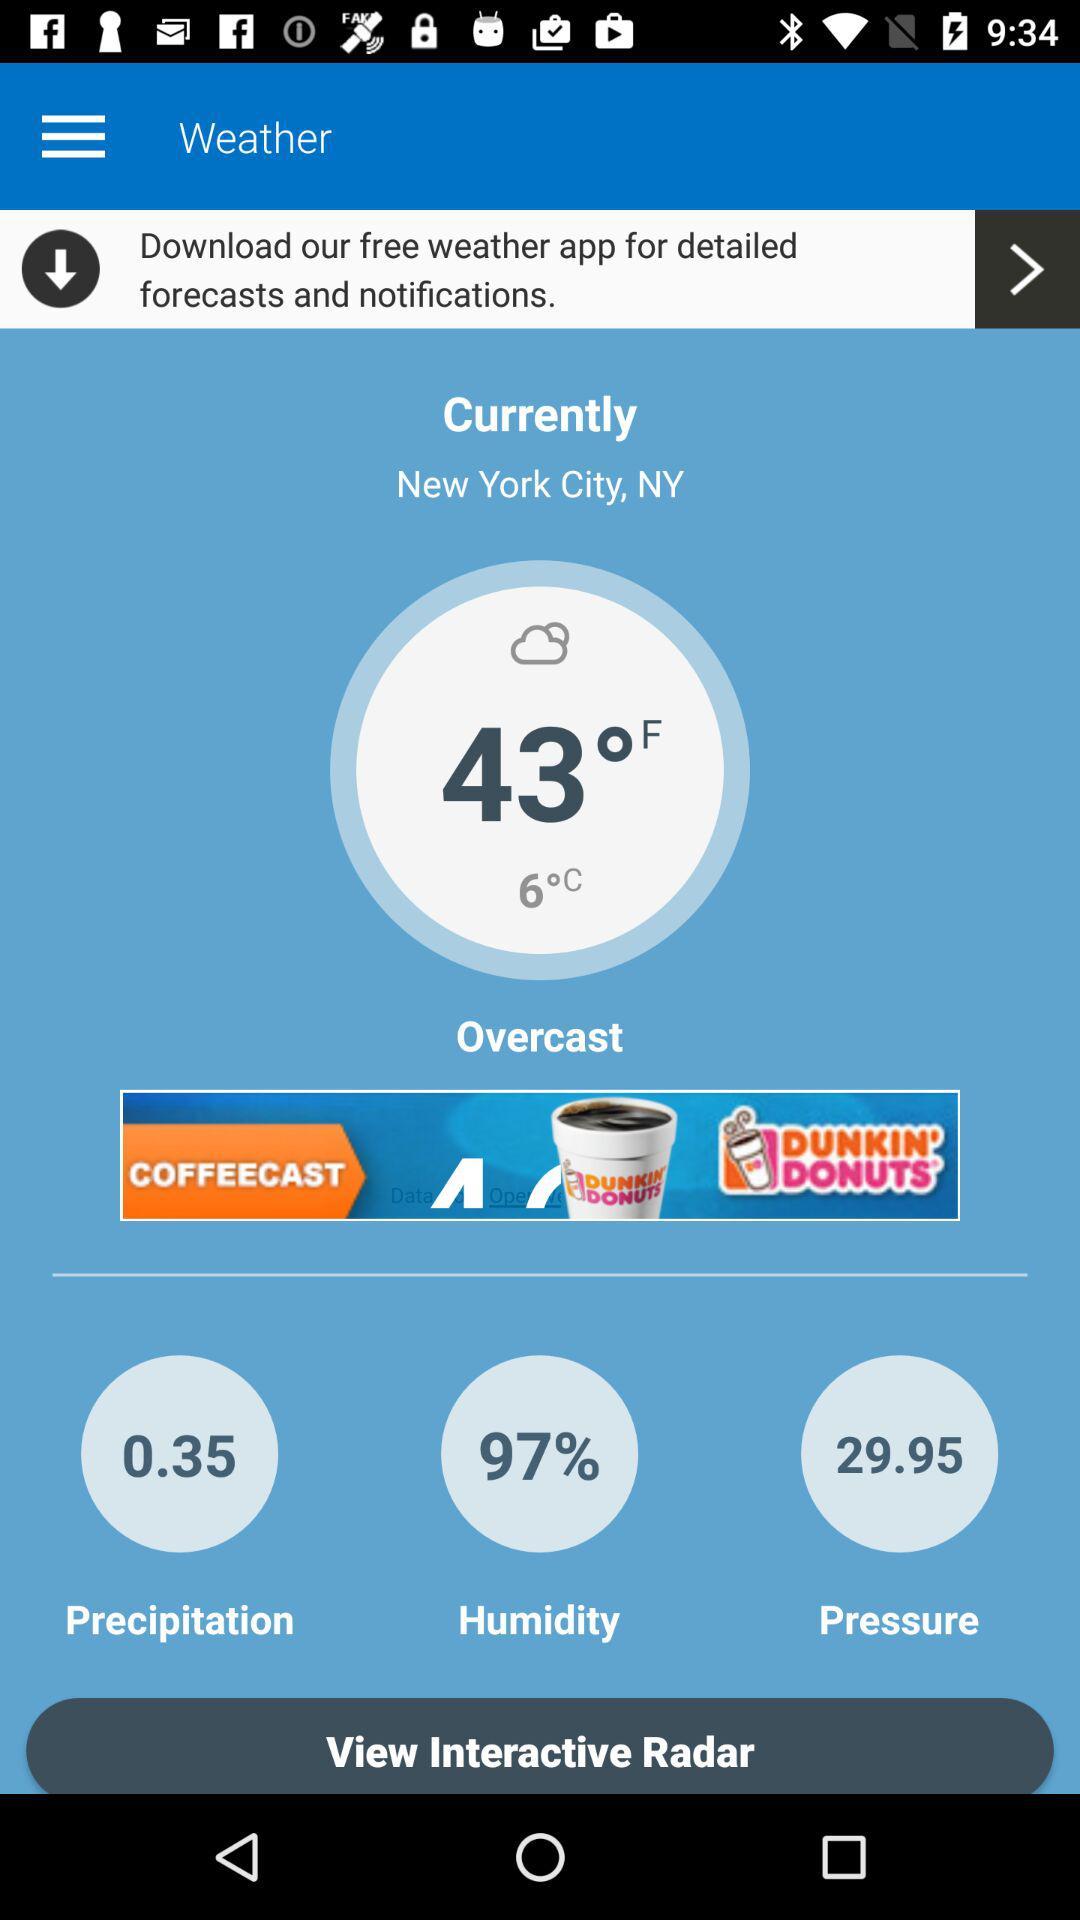  What do you see at coordinates (540, 1155) in the screenshot?
I see `advertisements option` at bounding box center [540, 1155].